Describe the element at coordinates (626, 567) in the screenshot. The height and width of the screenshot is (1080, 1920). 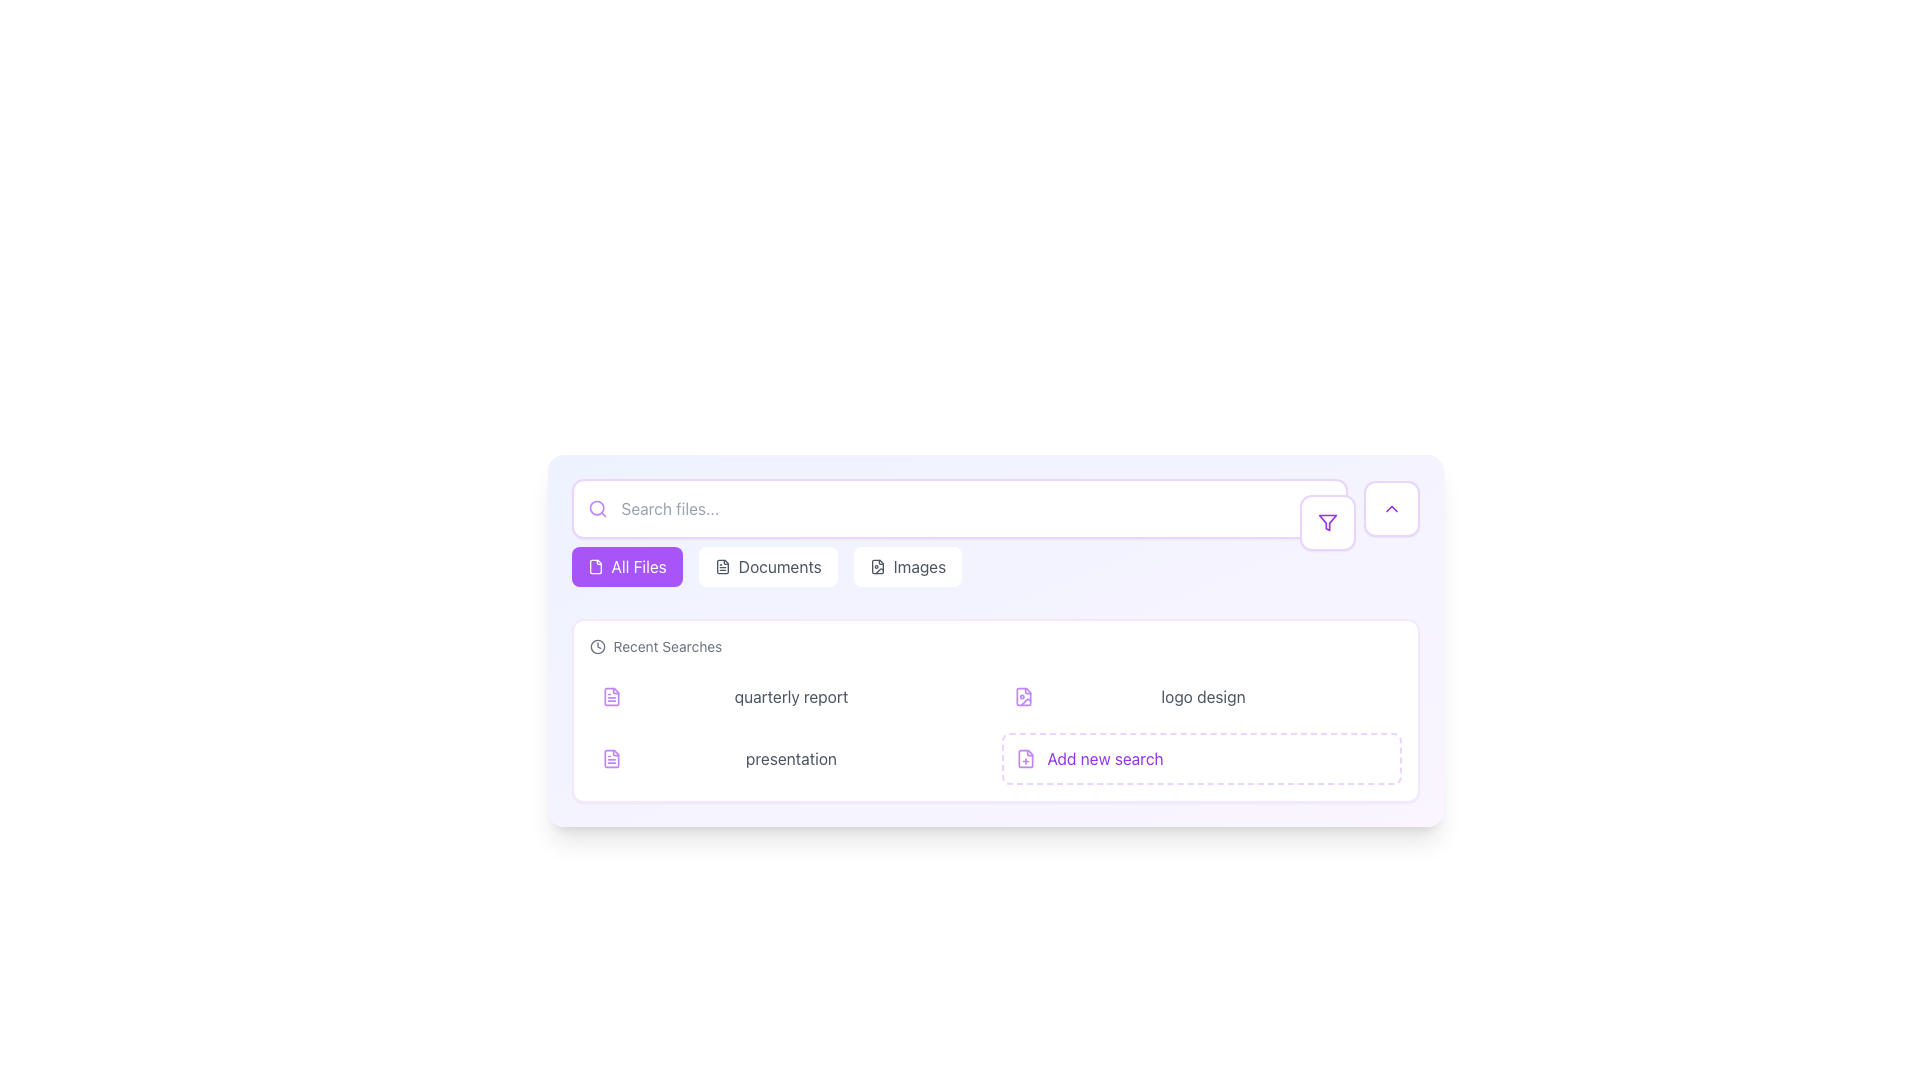
I see `the 'All Files' button, which is a vibrant purple button with white text and a file icon` at that location.